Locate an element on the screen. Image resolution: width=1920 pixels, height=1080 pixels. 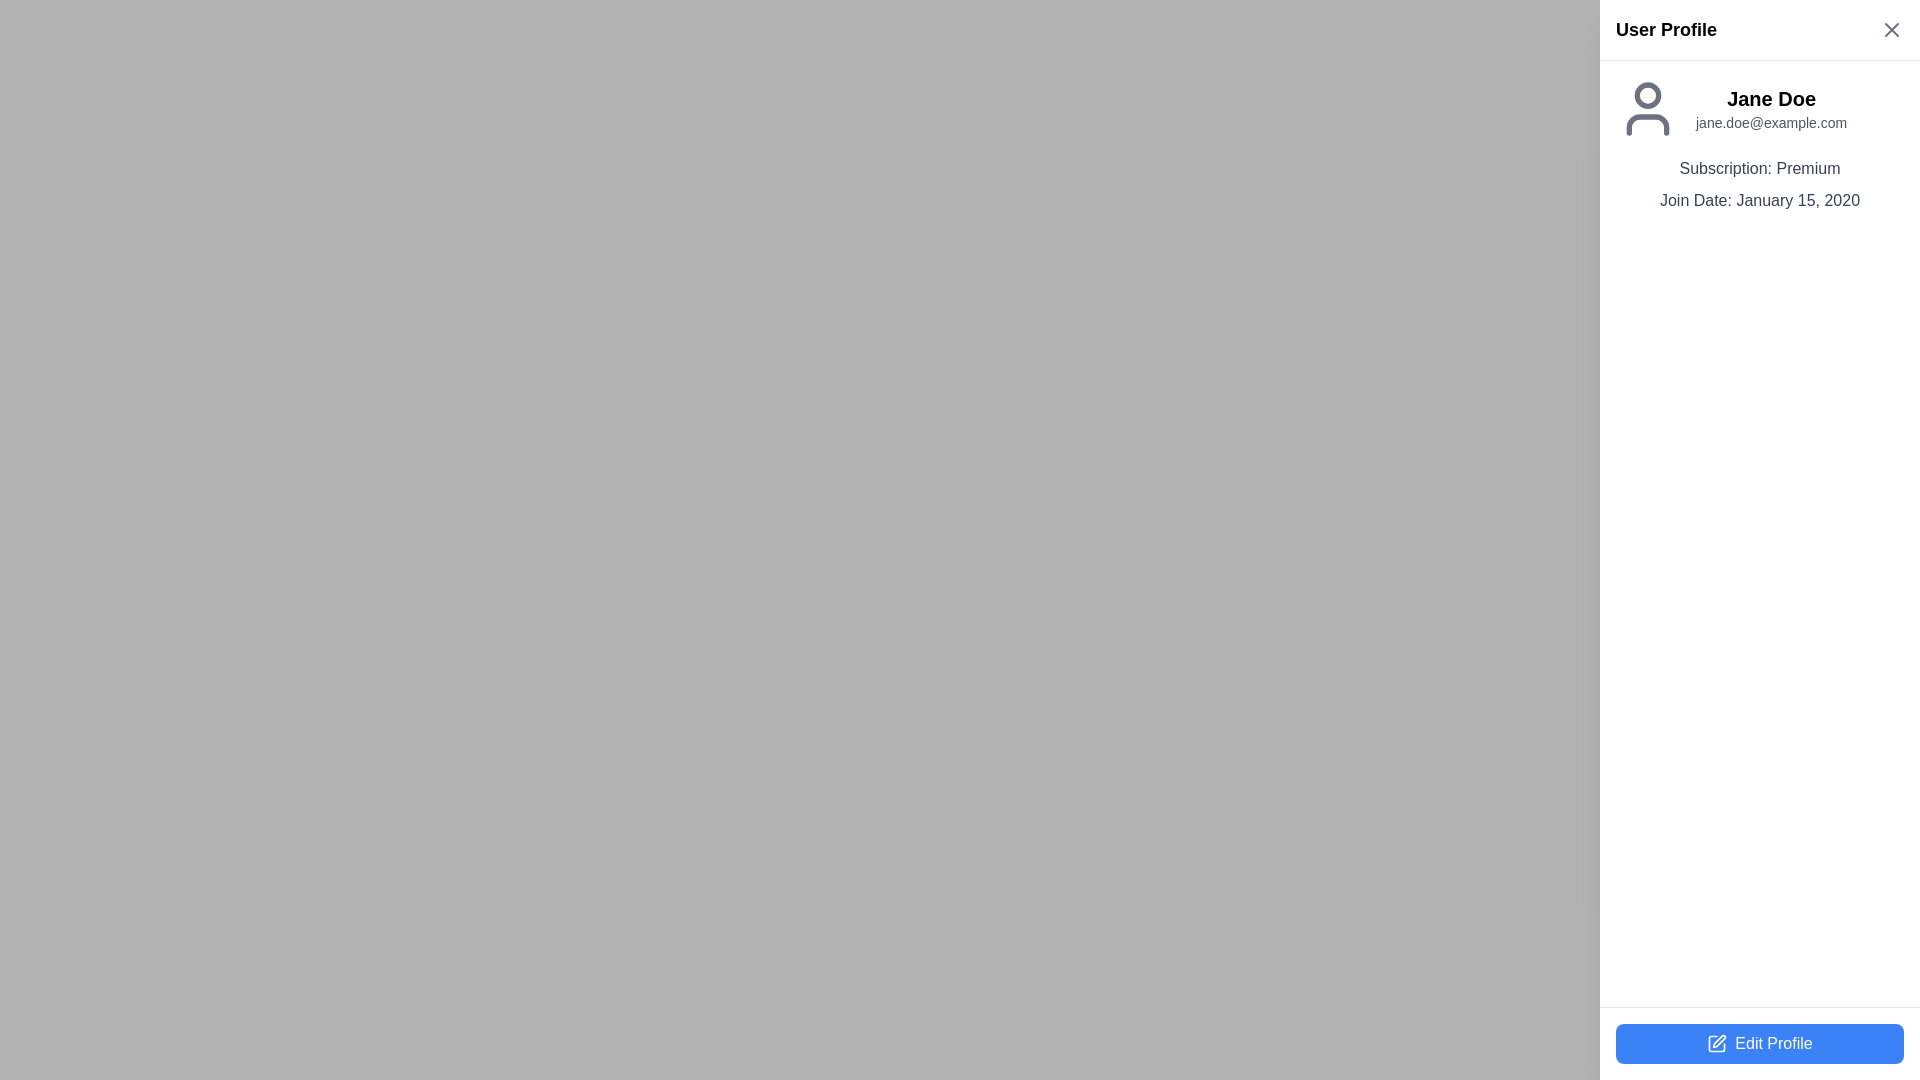
the small square icon with an embedded pen symbol located to the left of the 'Edit Profile' text is located at coordinates (1716, 1043).